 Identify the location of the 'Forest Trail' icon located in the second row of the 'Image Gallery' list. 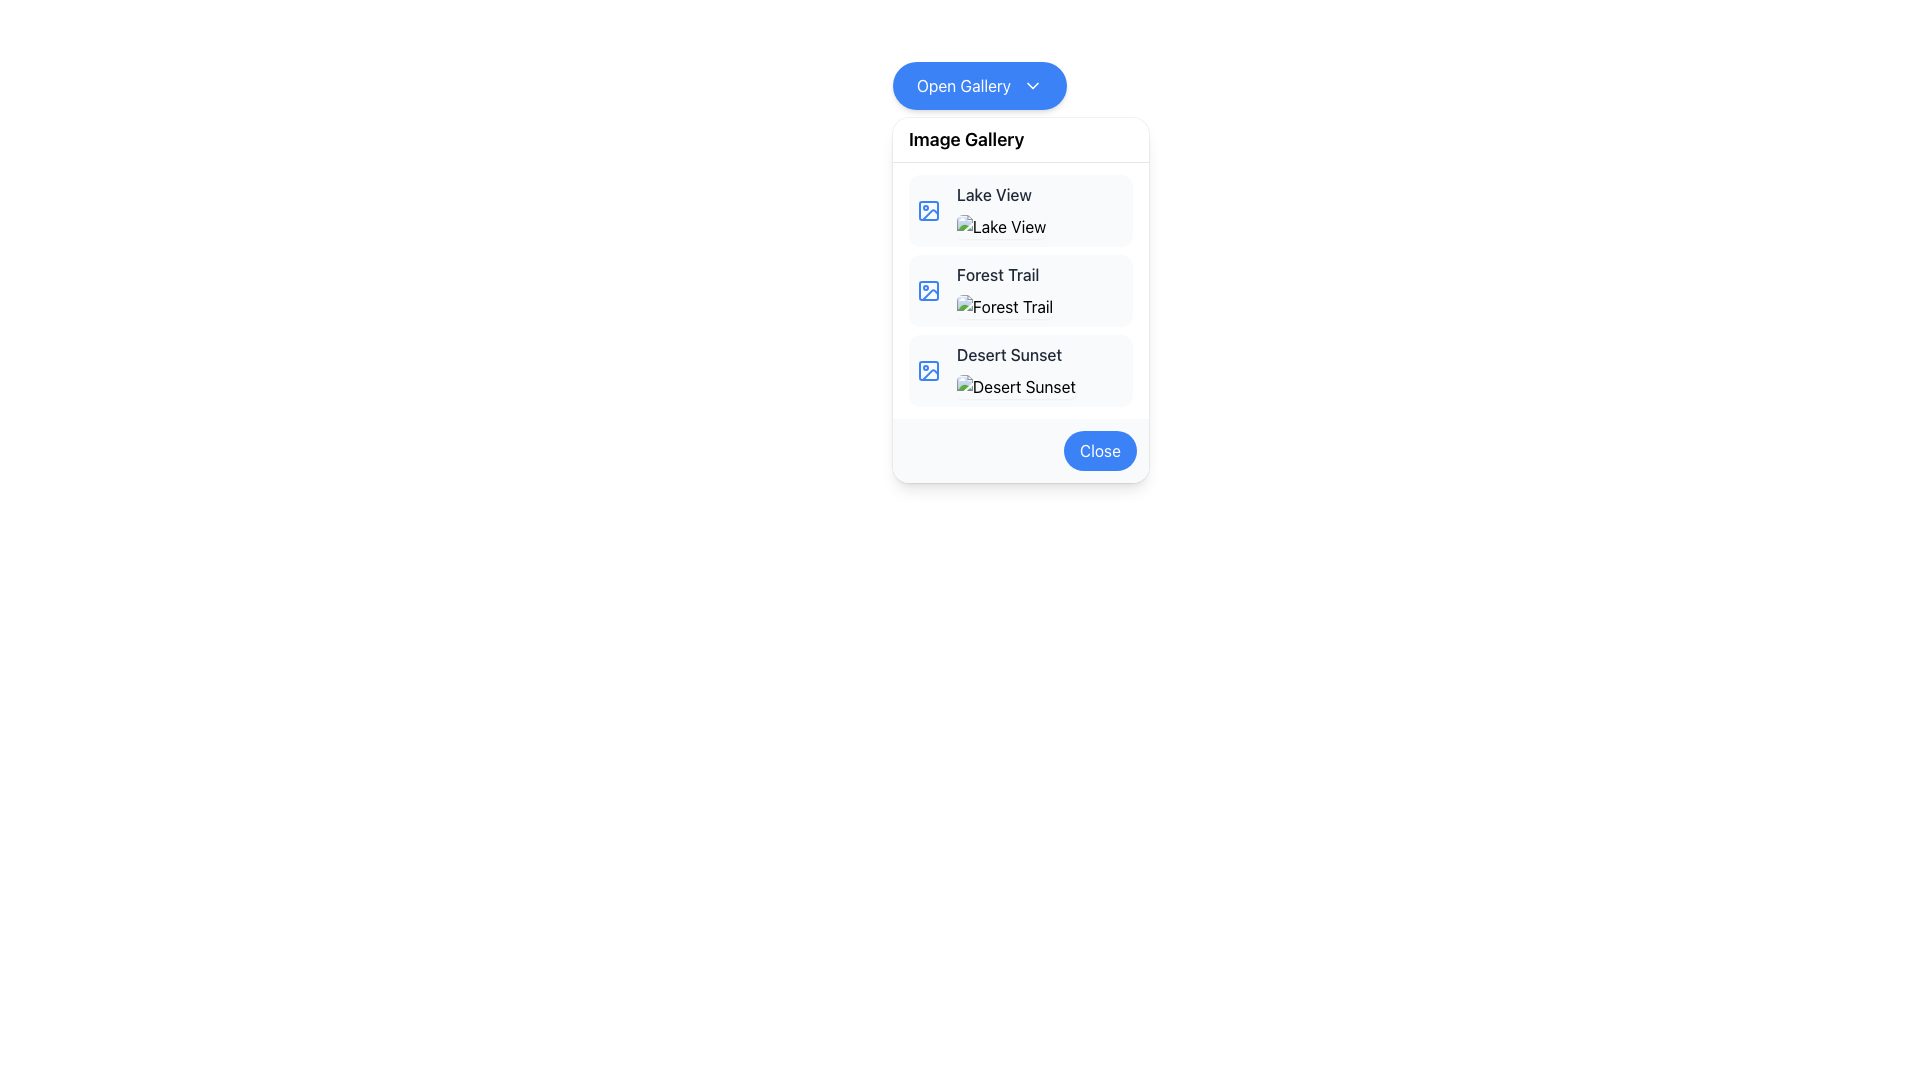
(927, 290).